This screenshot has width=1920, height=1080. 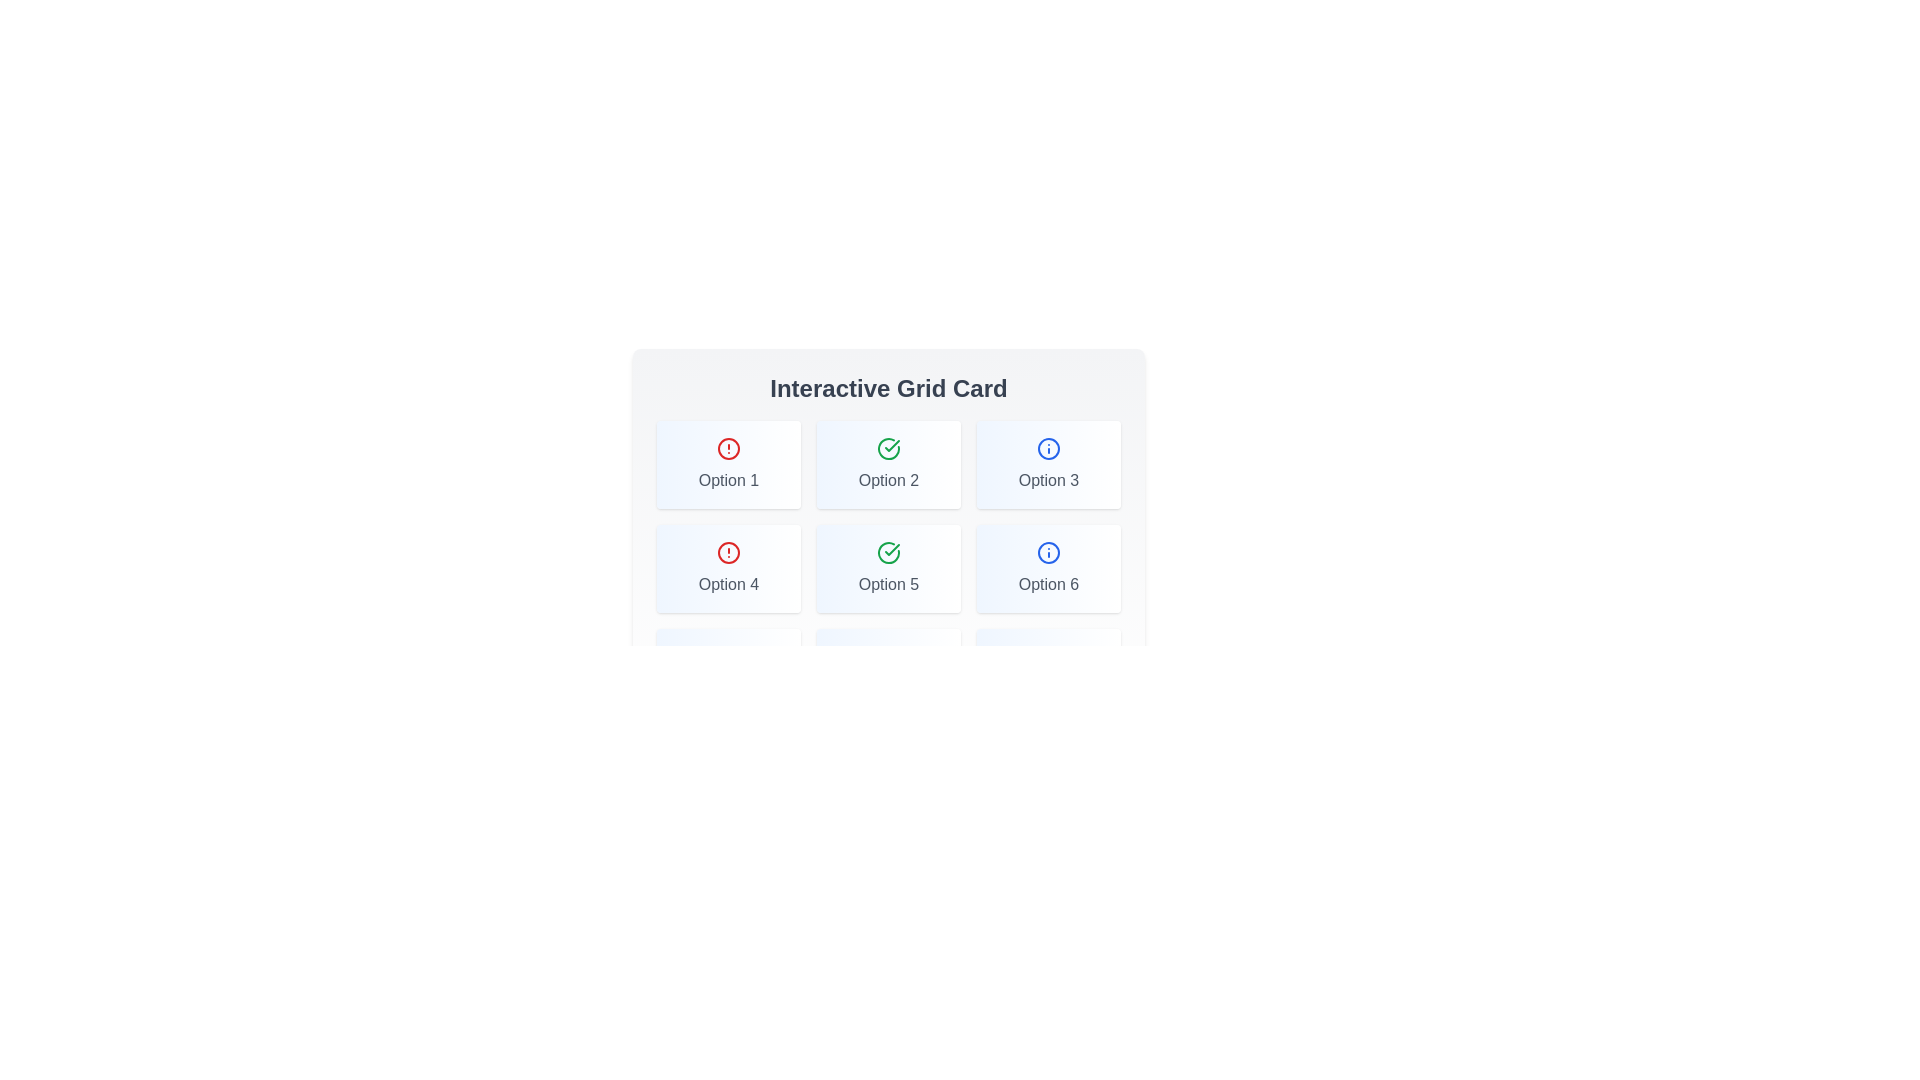 What do you see at coordinates (728, 585) in the screenshot?
I see `label 'Option 4' which is positioned at the bottom-center of the fourth card in the grid` at bounding box center [728, 585].